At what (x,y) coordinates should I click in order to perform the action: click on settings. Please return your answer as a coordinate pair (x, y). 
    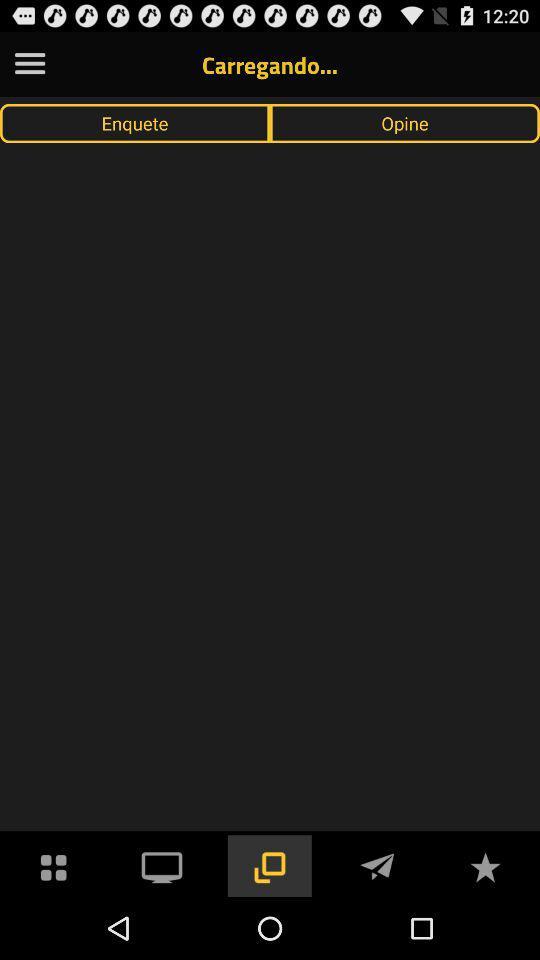
    Looking at the image, I should click on (29, 64).